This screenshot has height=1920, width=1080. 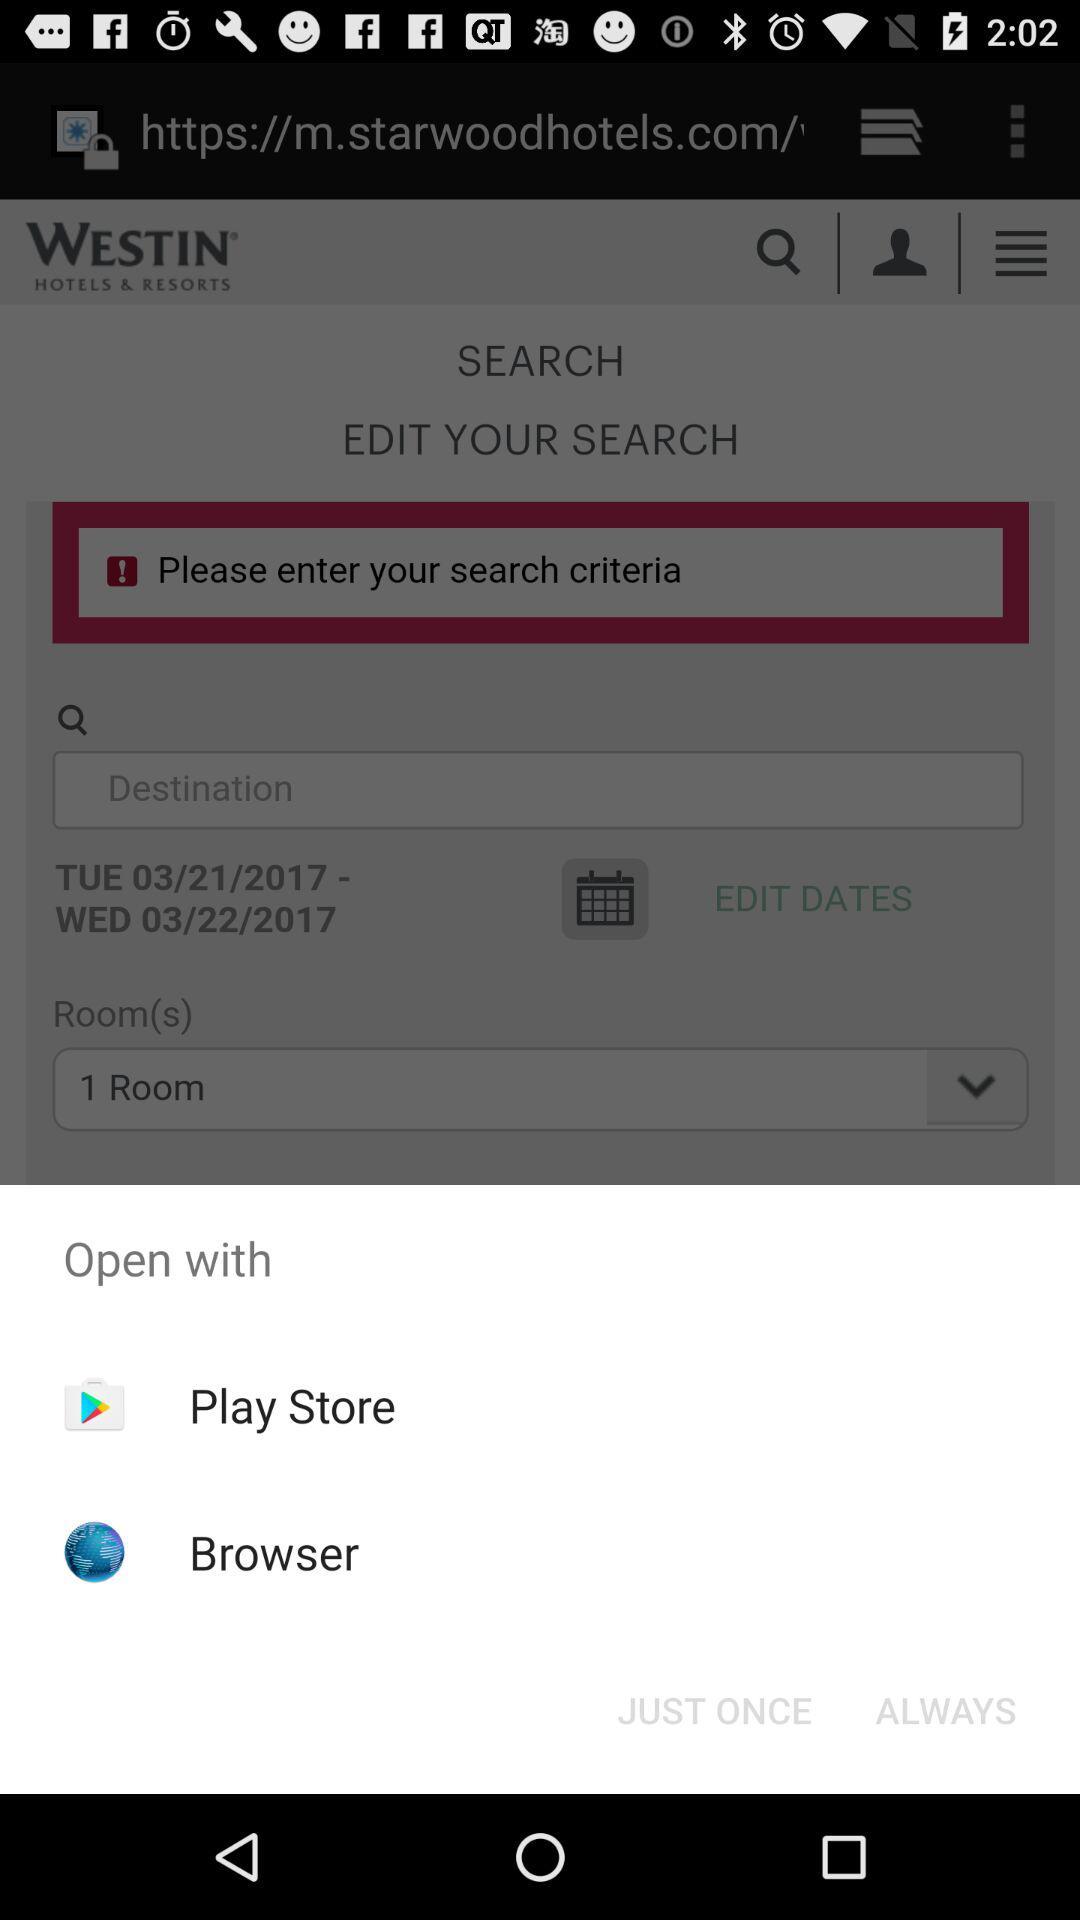 I want to click on the just once icon, so click(x=713, y=1708).